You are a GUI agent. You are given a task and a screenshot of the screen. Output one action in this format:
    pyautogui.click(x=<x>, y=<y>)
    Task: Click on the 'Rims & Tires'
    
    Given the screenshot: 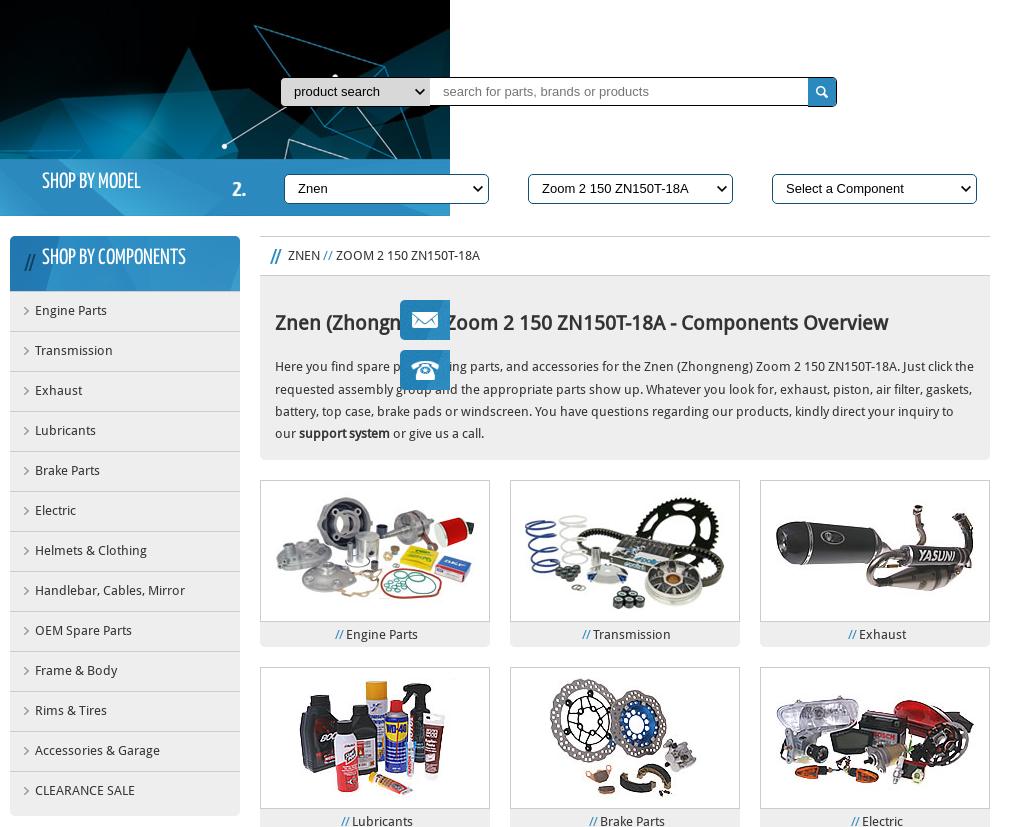 What is the action you would take?
    pyautogui.click(x=69, y=710)
    